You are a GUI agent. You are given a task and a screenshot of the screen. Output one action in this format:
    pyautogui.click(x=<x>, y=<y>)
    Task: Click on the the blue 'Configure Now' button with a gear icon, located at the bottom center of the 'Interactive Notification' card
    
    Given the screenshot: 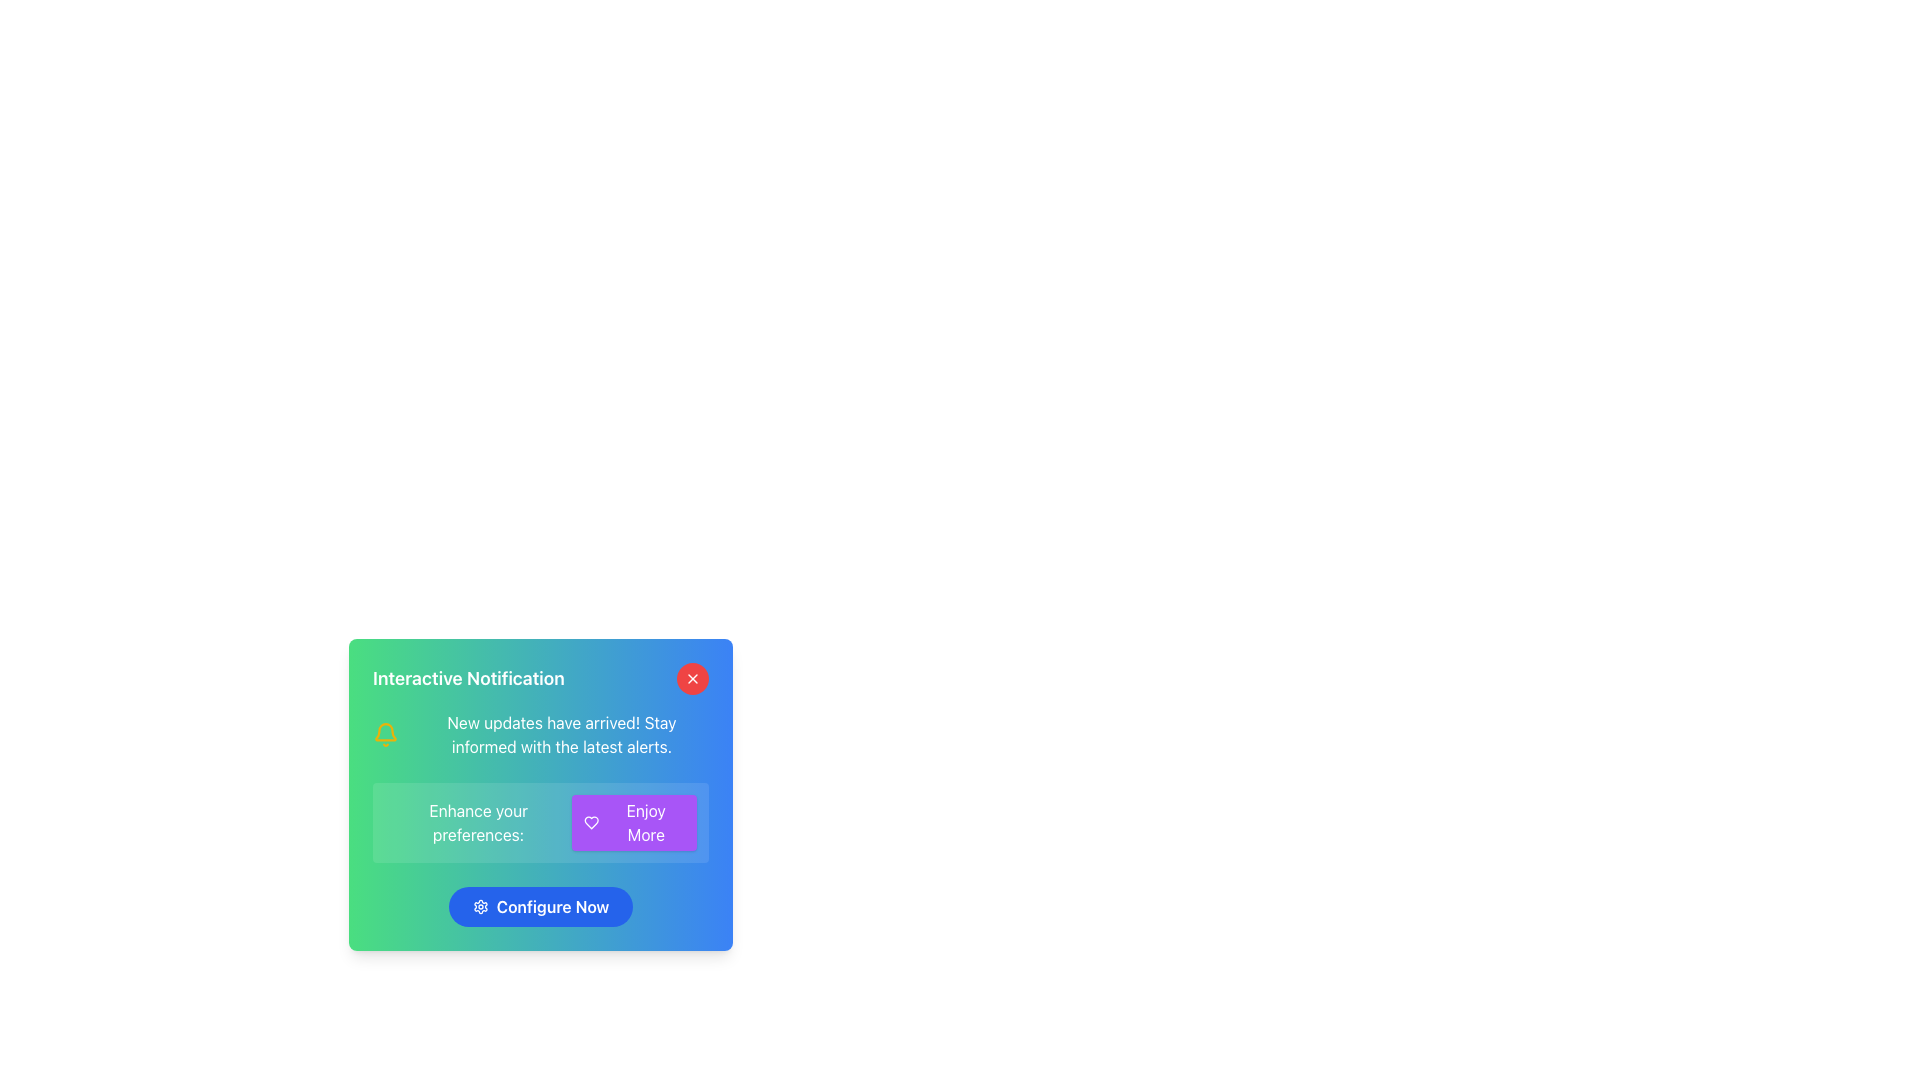 What is the action you would take?
    pyautogui.click(x=541, y=906)
    